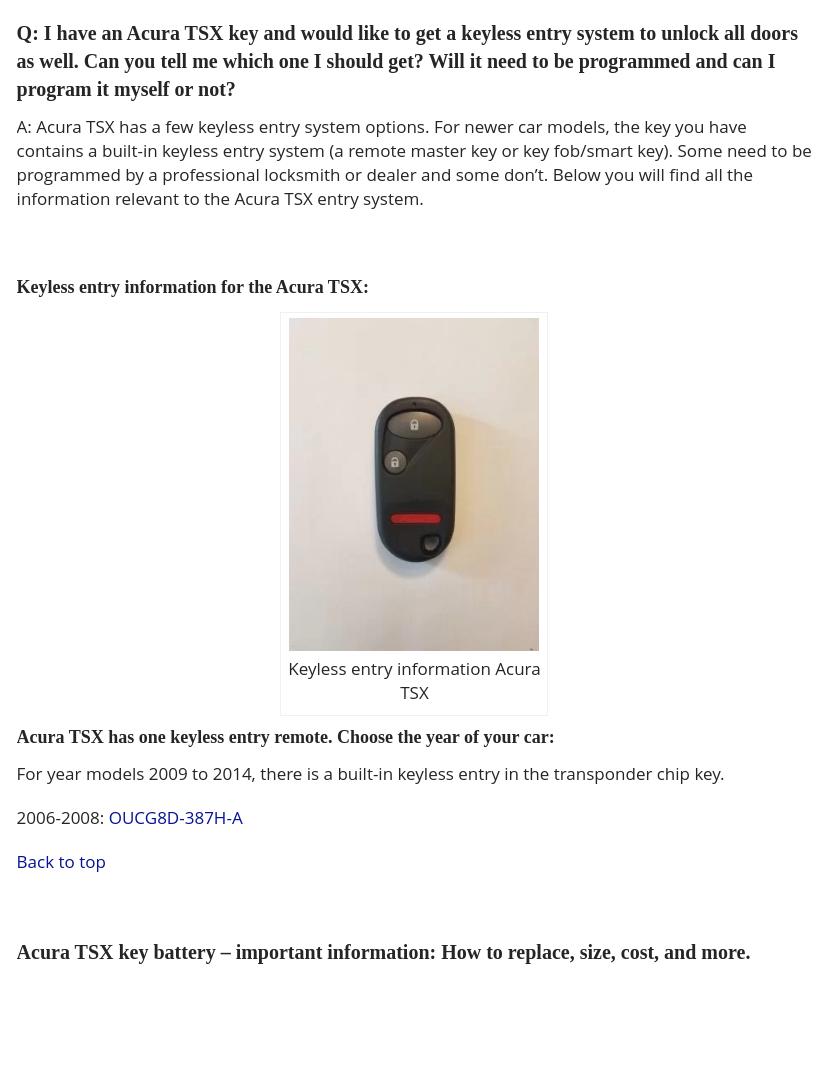 The image size is (829, 1071). Describe the element at coordinates (175, 816) in the screenshot. I see `'OUCG8D-387H-A'` at that location.